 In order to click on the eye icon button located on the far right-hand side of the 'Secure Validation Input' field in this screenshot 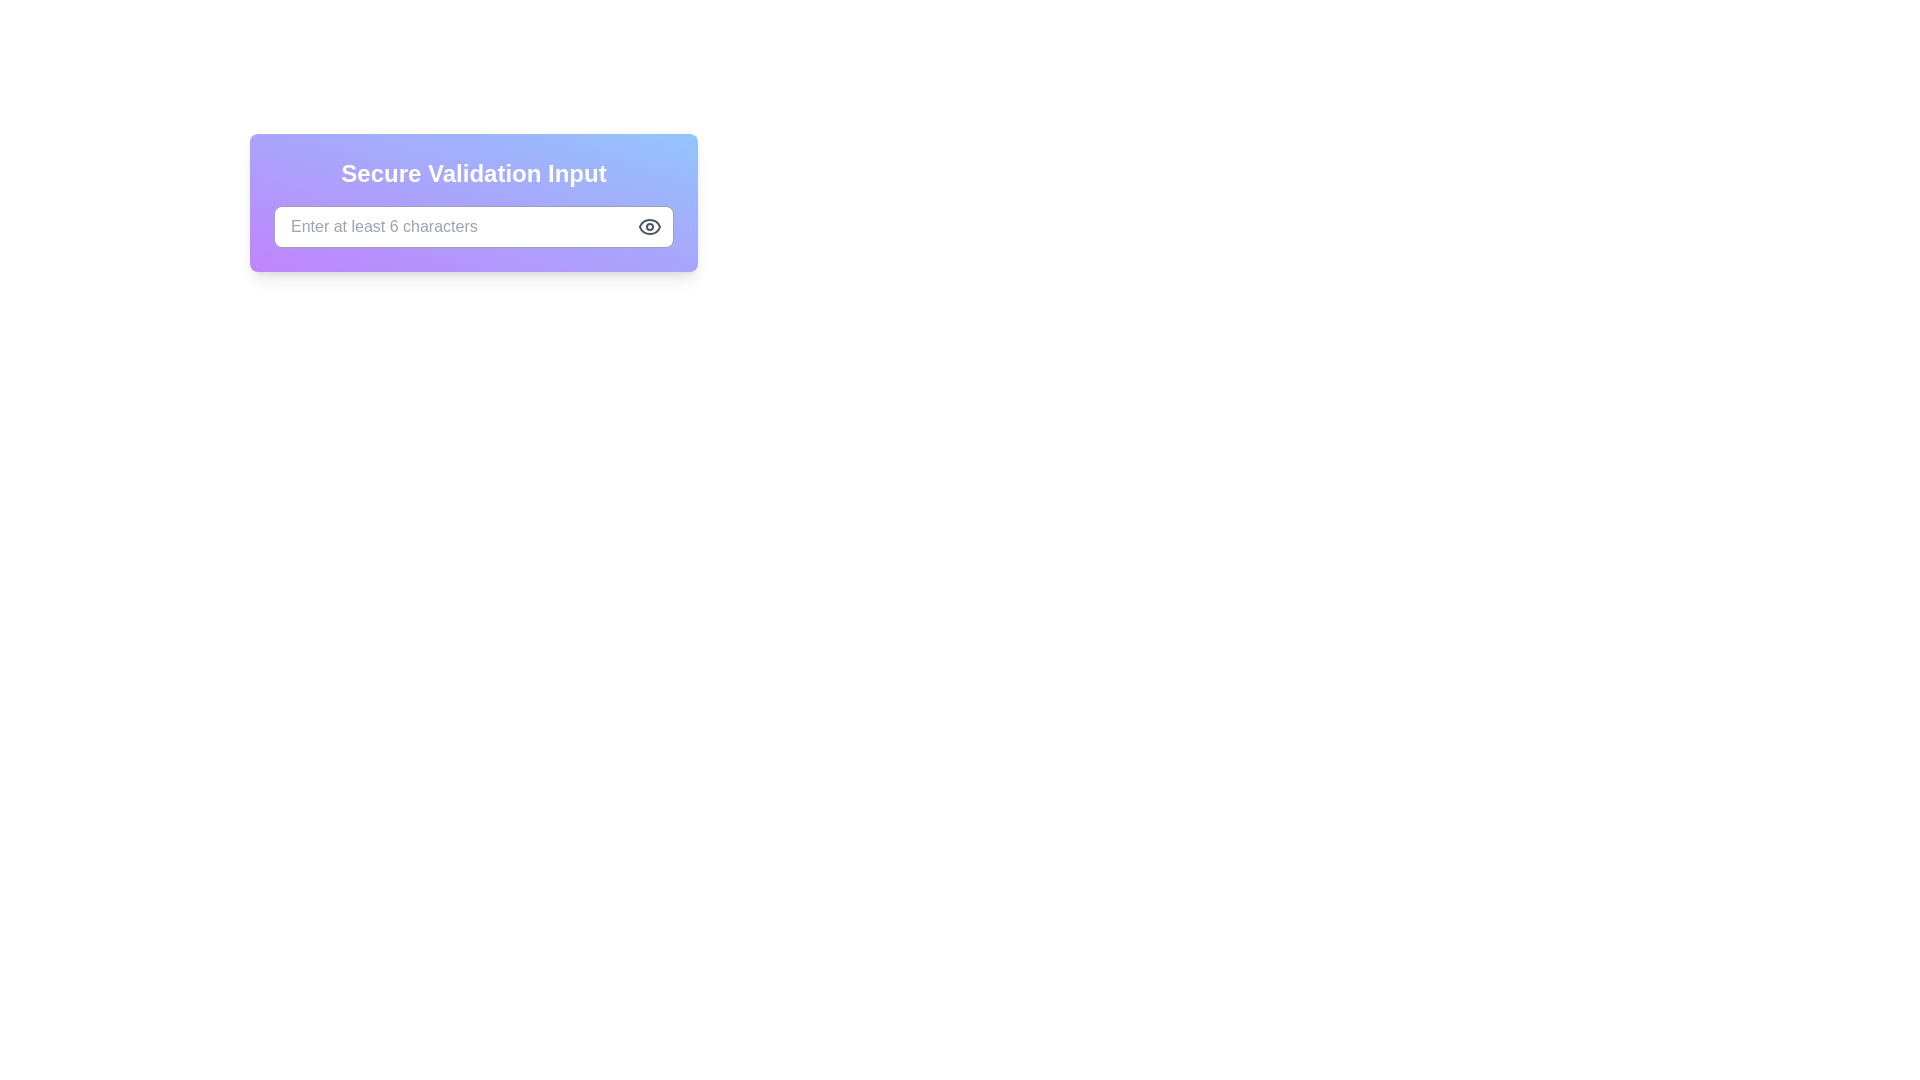, I will do `click(649, 226)`.